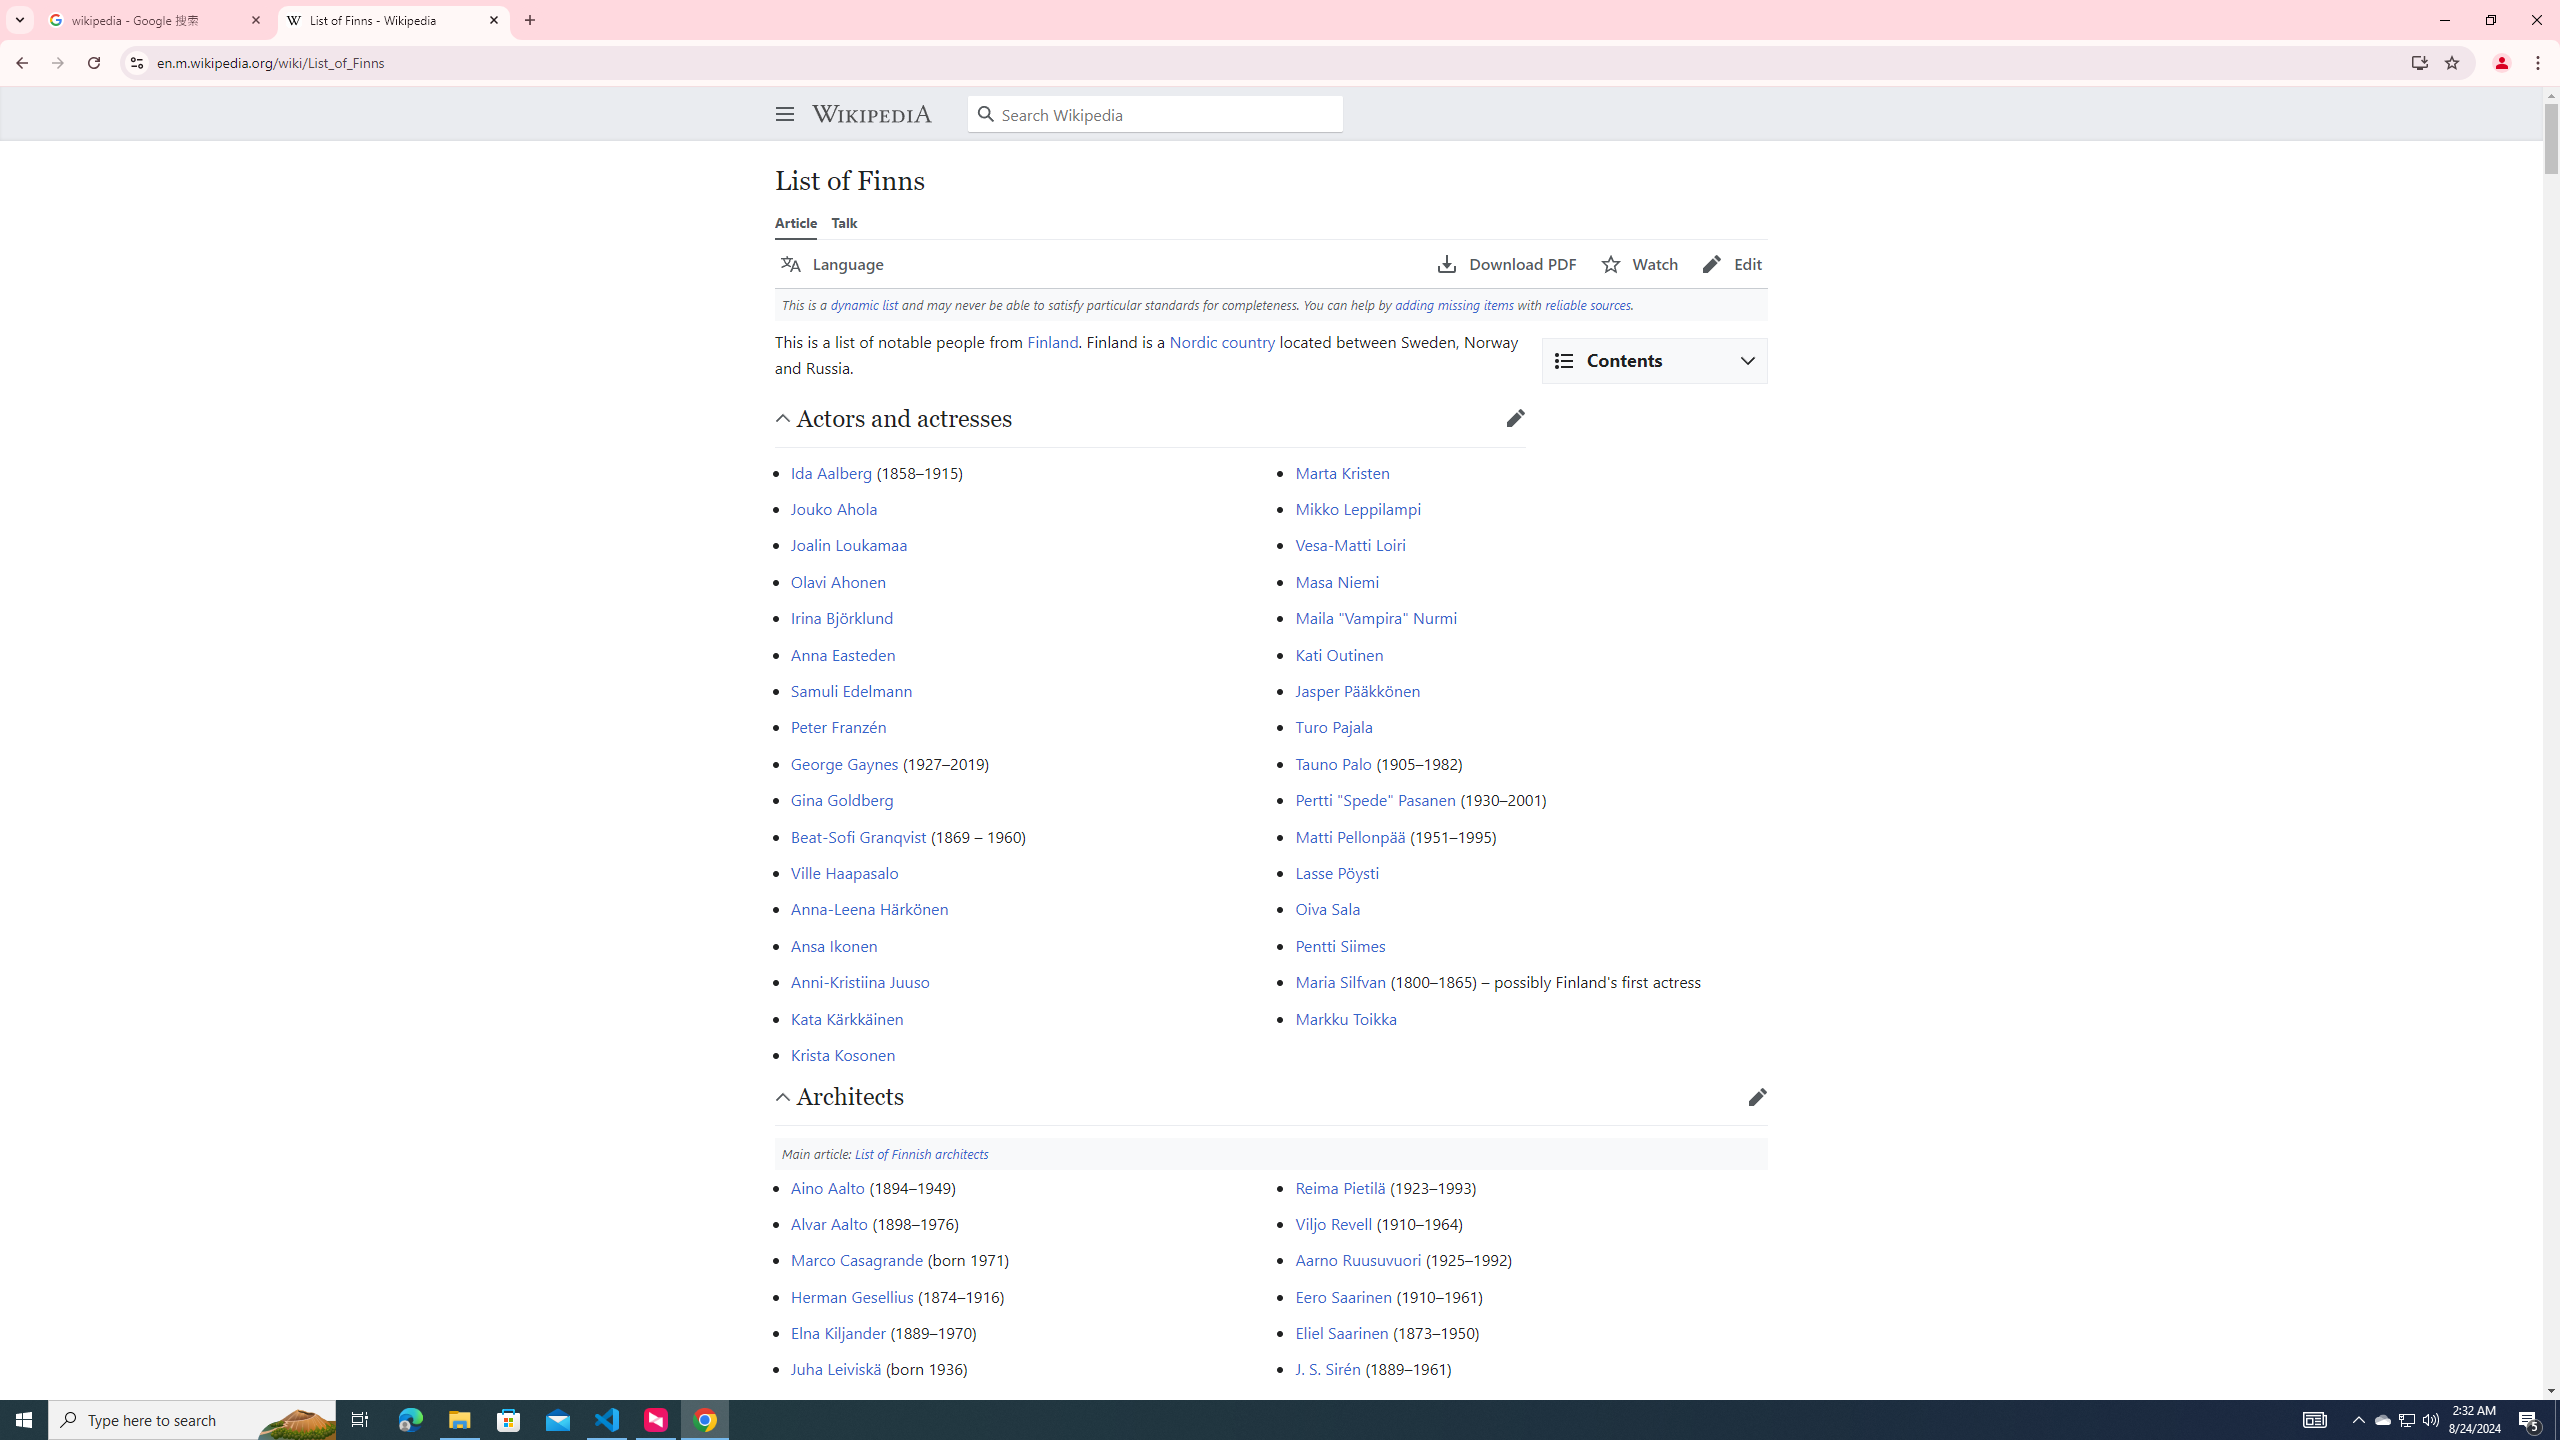  I want to click on 'Krista Kosonen', so click(843, 1053).